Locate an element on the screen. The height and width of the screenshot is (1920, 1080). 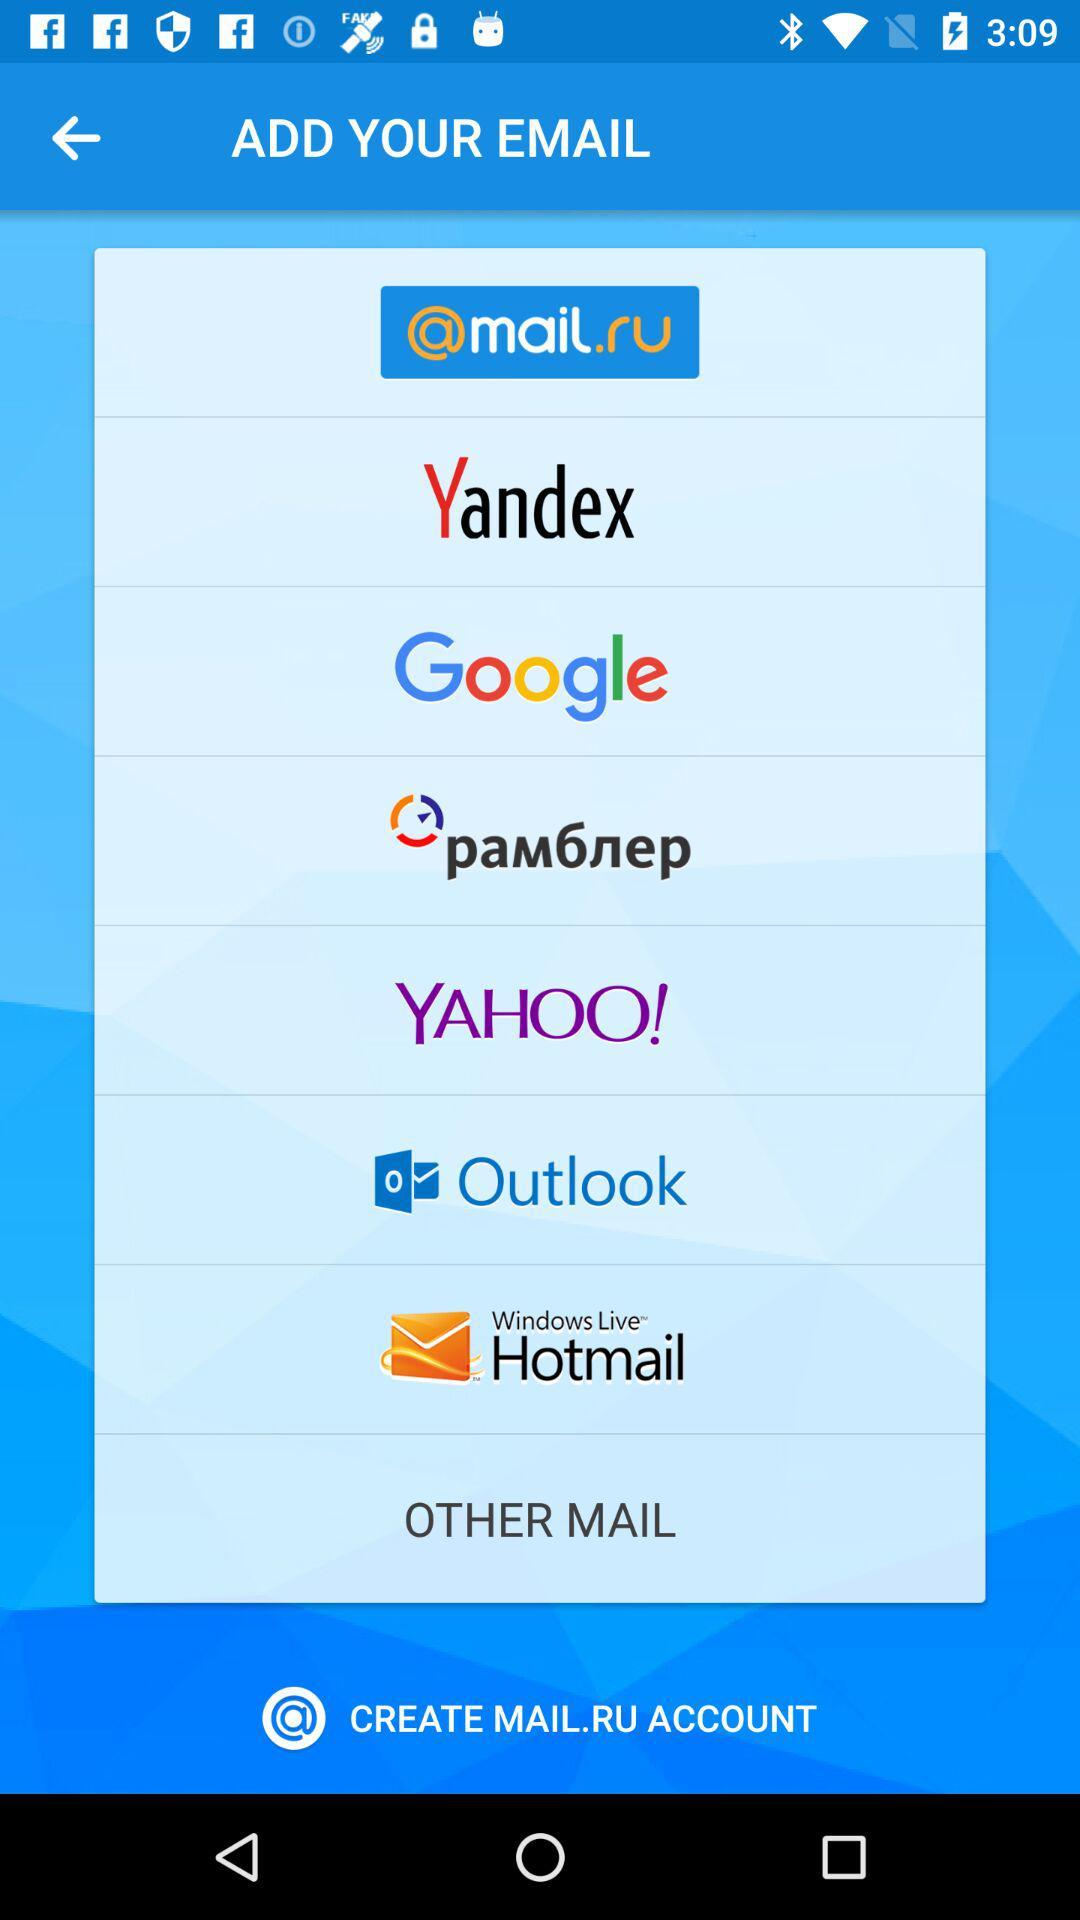
choose email option is located at coordinates (540, 1179).